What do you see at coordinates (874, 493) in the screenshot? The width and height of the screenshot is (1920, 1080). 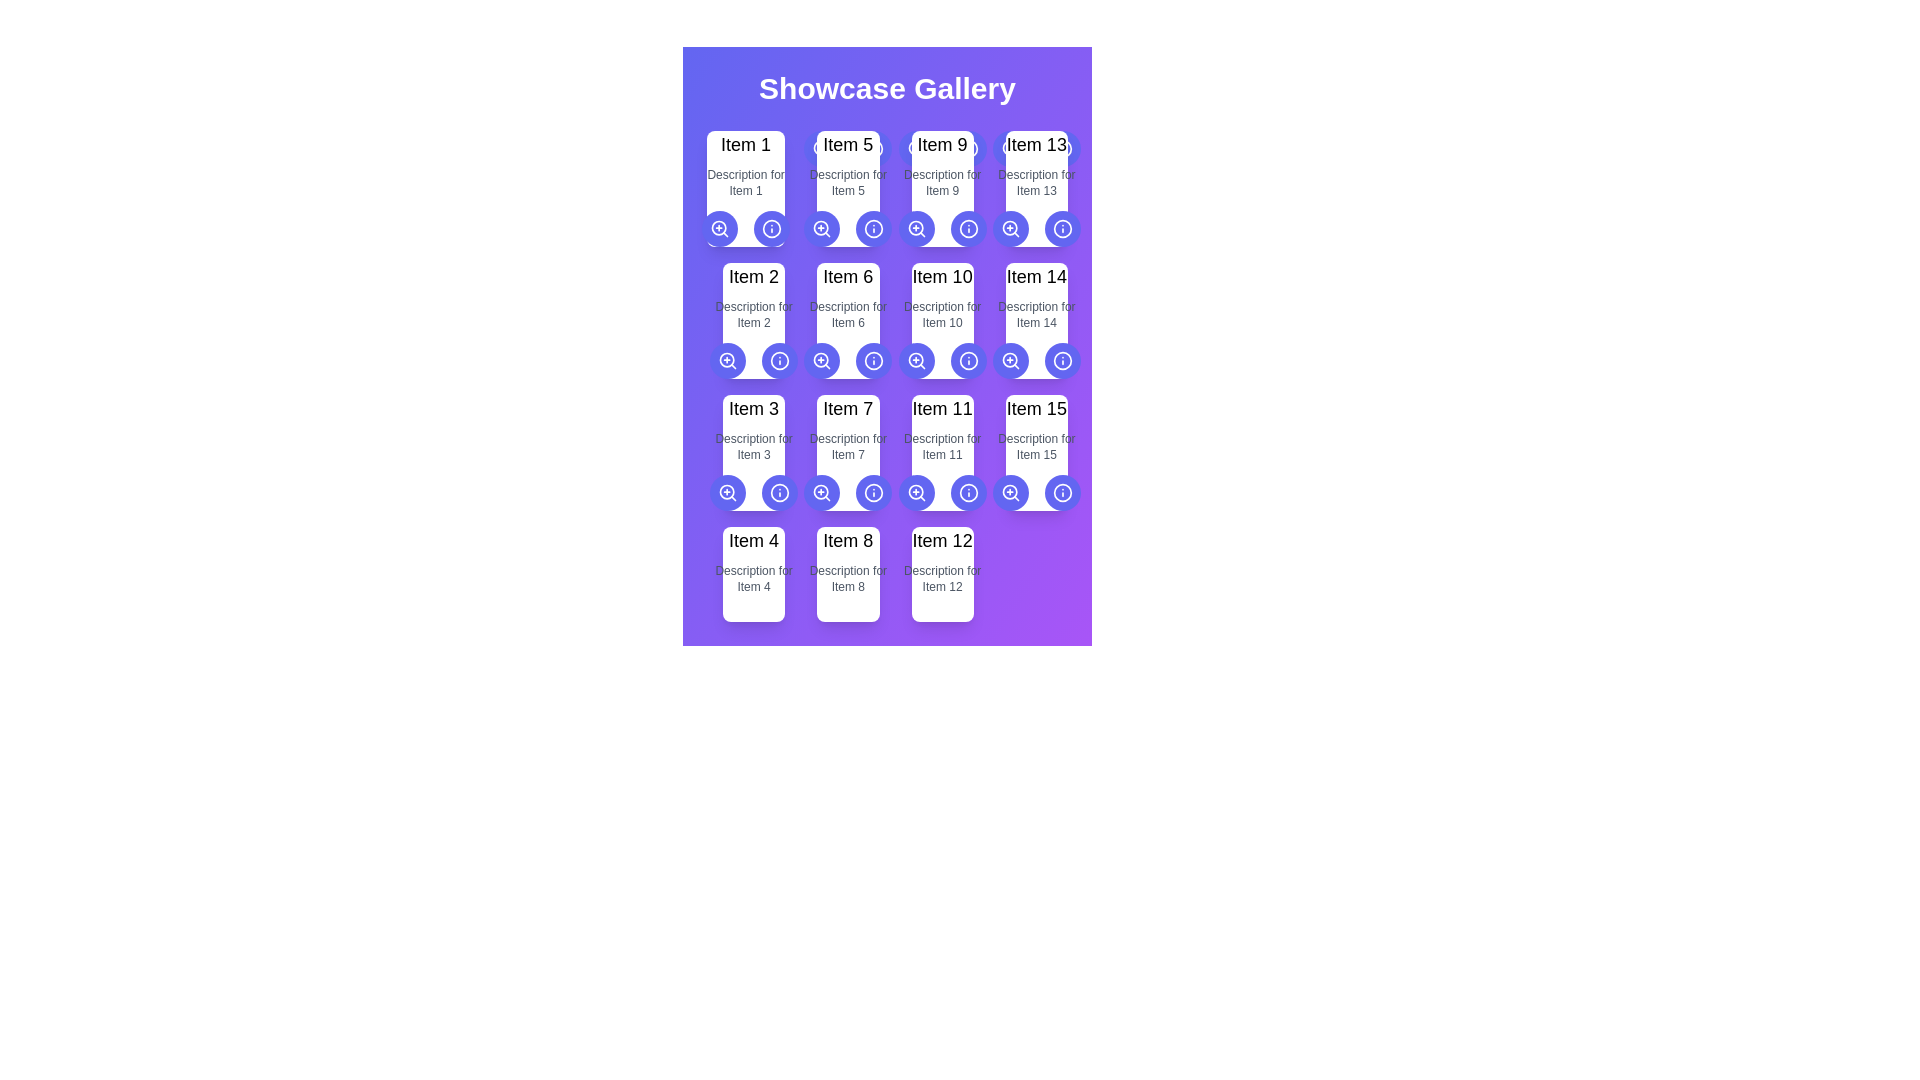 I see `the circular icon with an outlined exclamation mark located at the bottom right corner of the 'Item 7' card layout` at bounding box center [874, 493].